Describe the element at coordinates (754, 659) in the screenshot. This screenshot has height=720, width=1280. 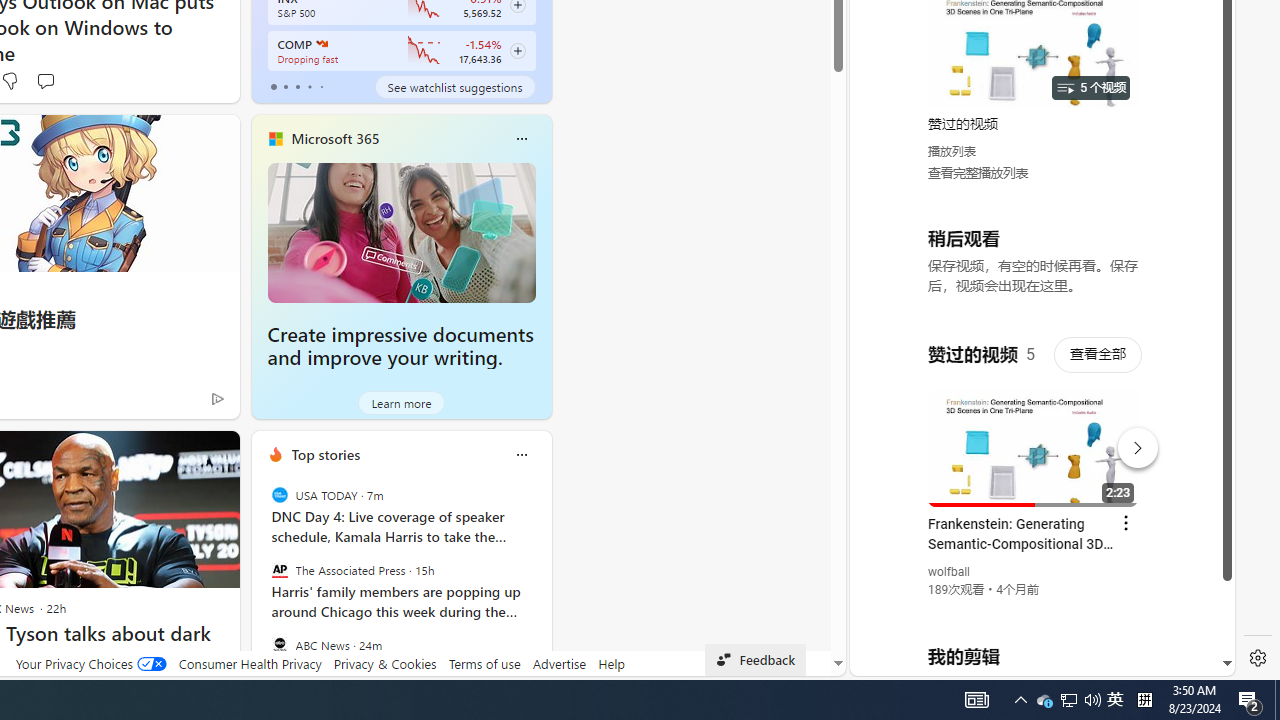
I see `'Feedback'` at that location.